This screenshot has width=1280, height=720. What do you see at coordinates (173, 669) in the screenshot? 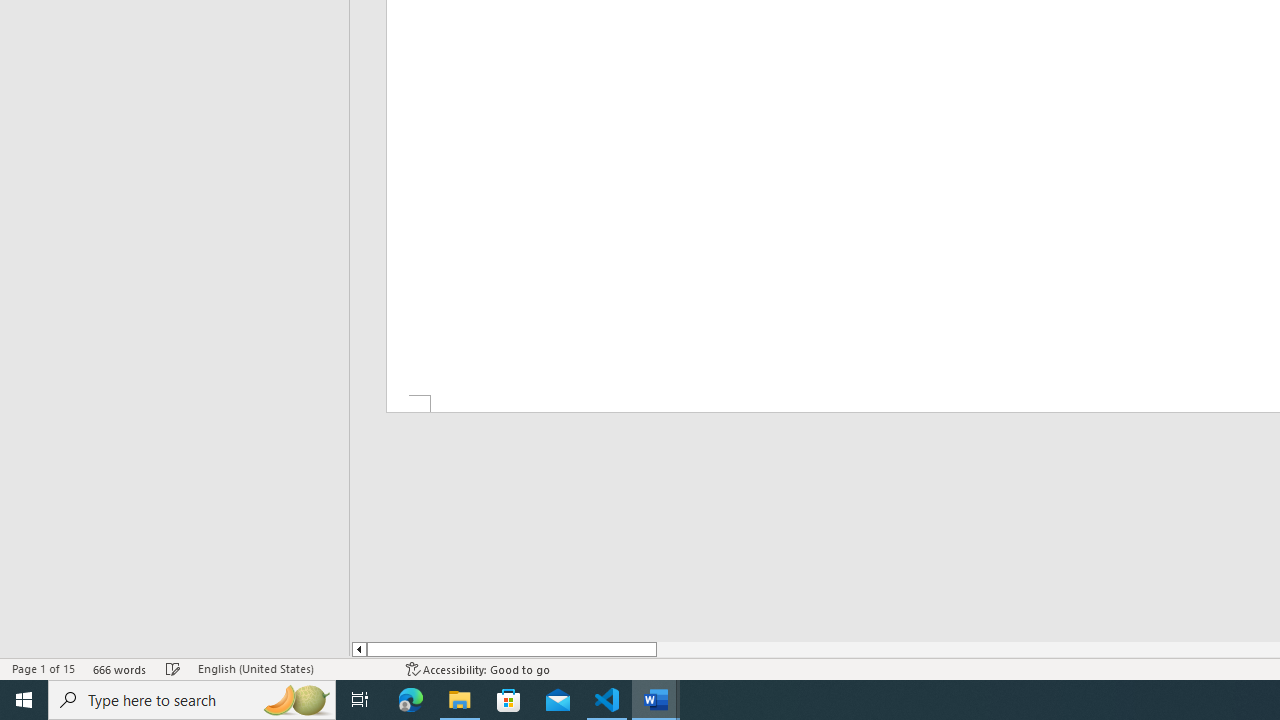
I see `'Spelling and Grammar Check Checking'` at bounding box center [173, 669].